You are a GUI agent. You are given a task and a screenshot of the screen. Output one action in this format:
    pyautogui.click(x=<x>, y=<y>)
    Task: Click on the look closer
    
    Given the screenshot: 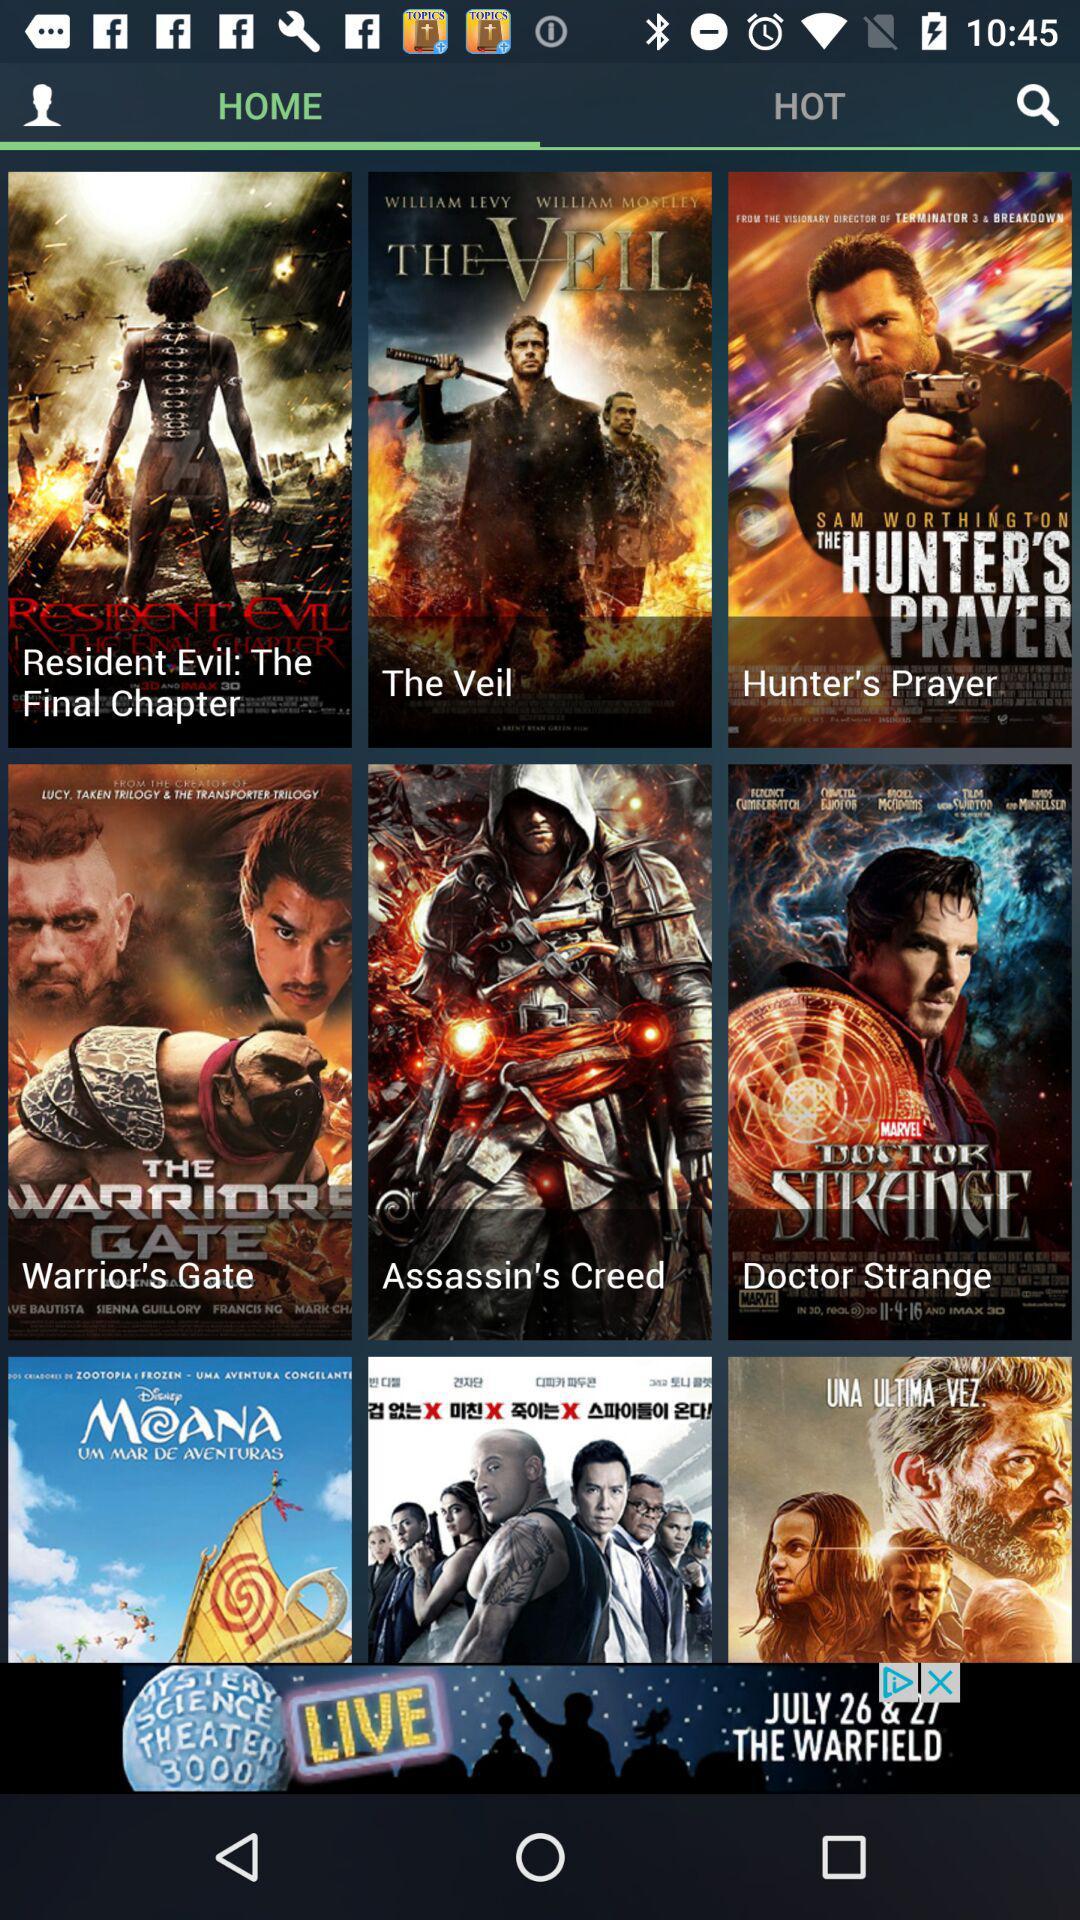 What is the action you would take?
    pyautogui.click(x=1036, y=104)
    